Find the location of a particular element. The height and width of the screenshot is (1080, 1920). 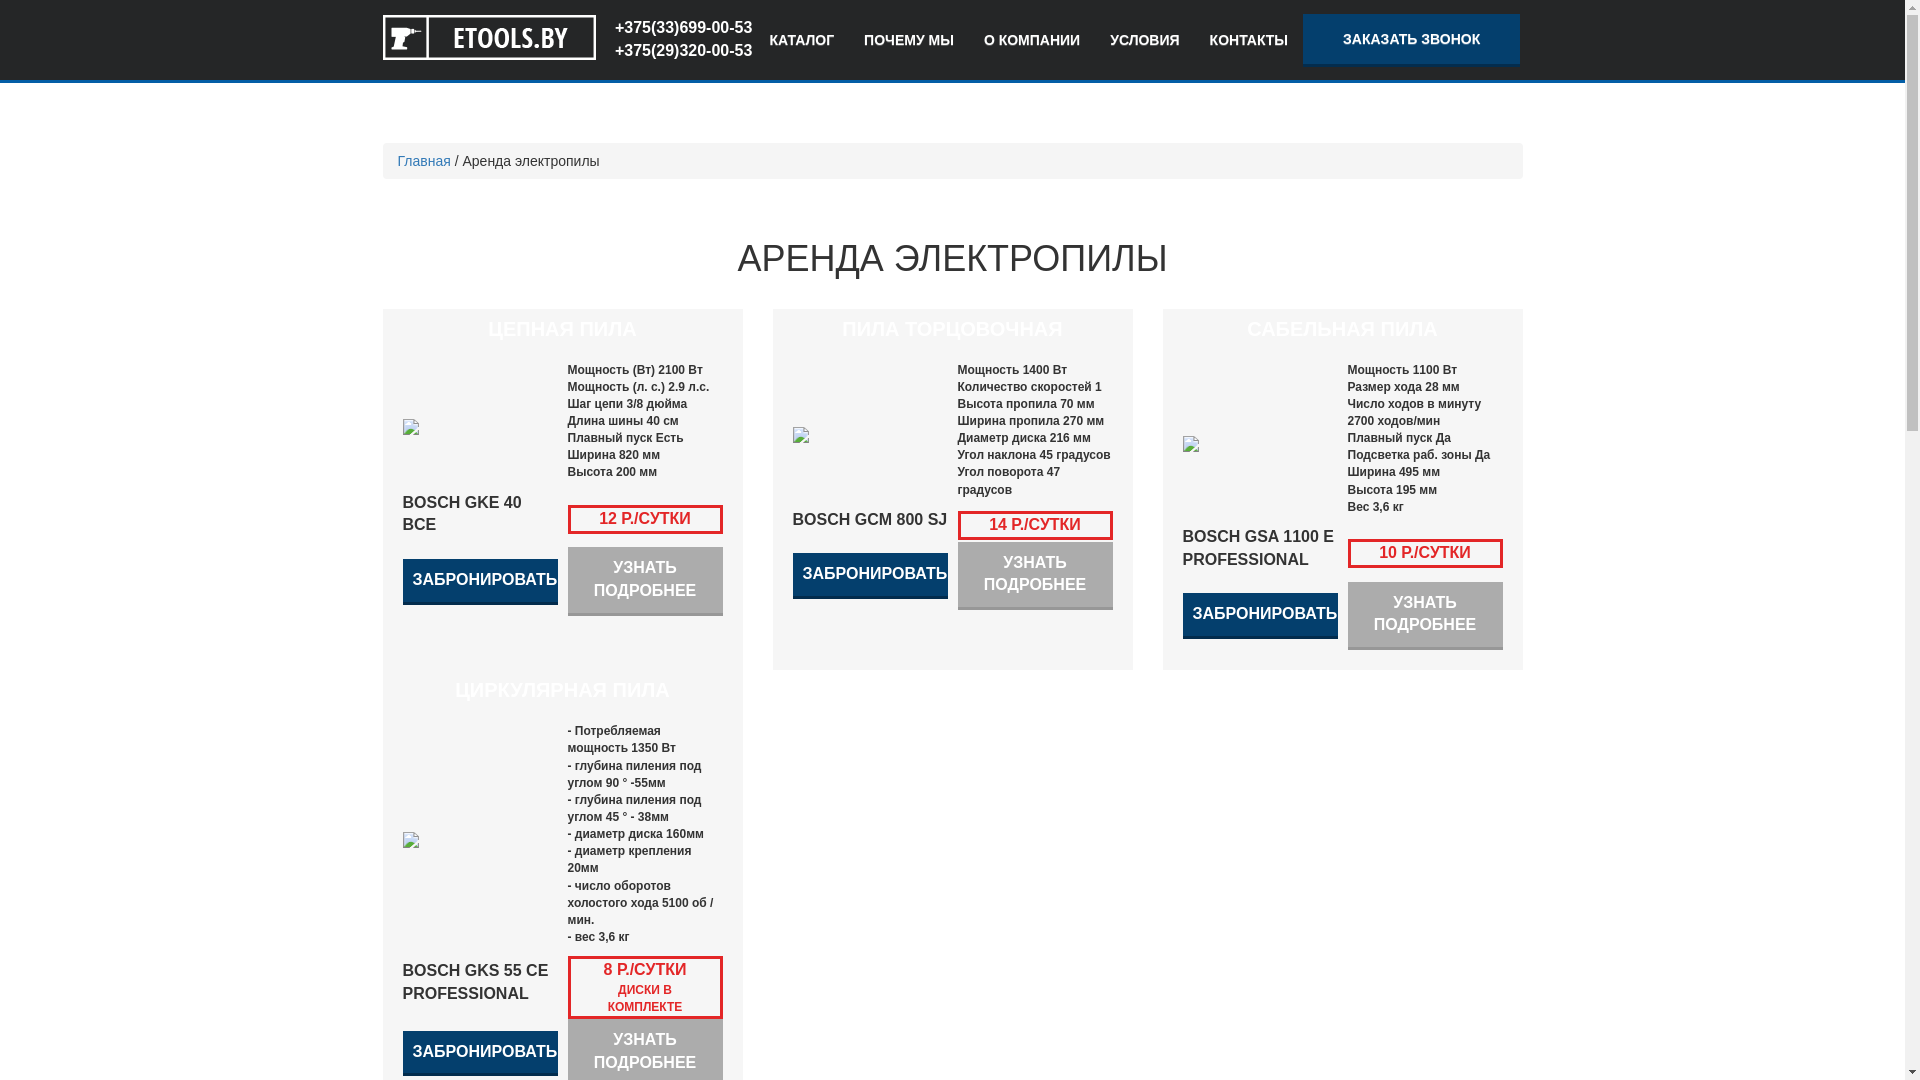

'+375(33)699-00-53' is located at coordinates (683, 28).